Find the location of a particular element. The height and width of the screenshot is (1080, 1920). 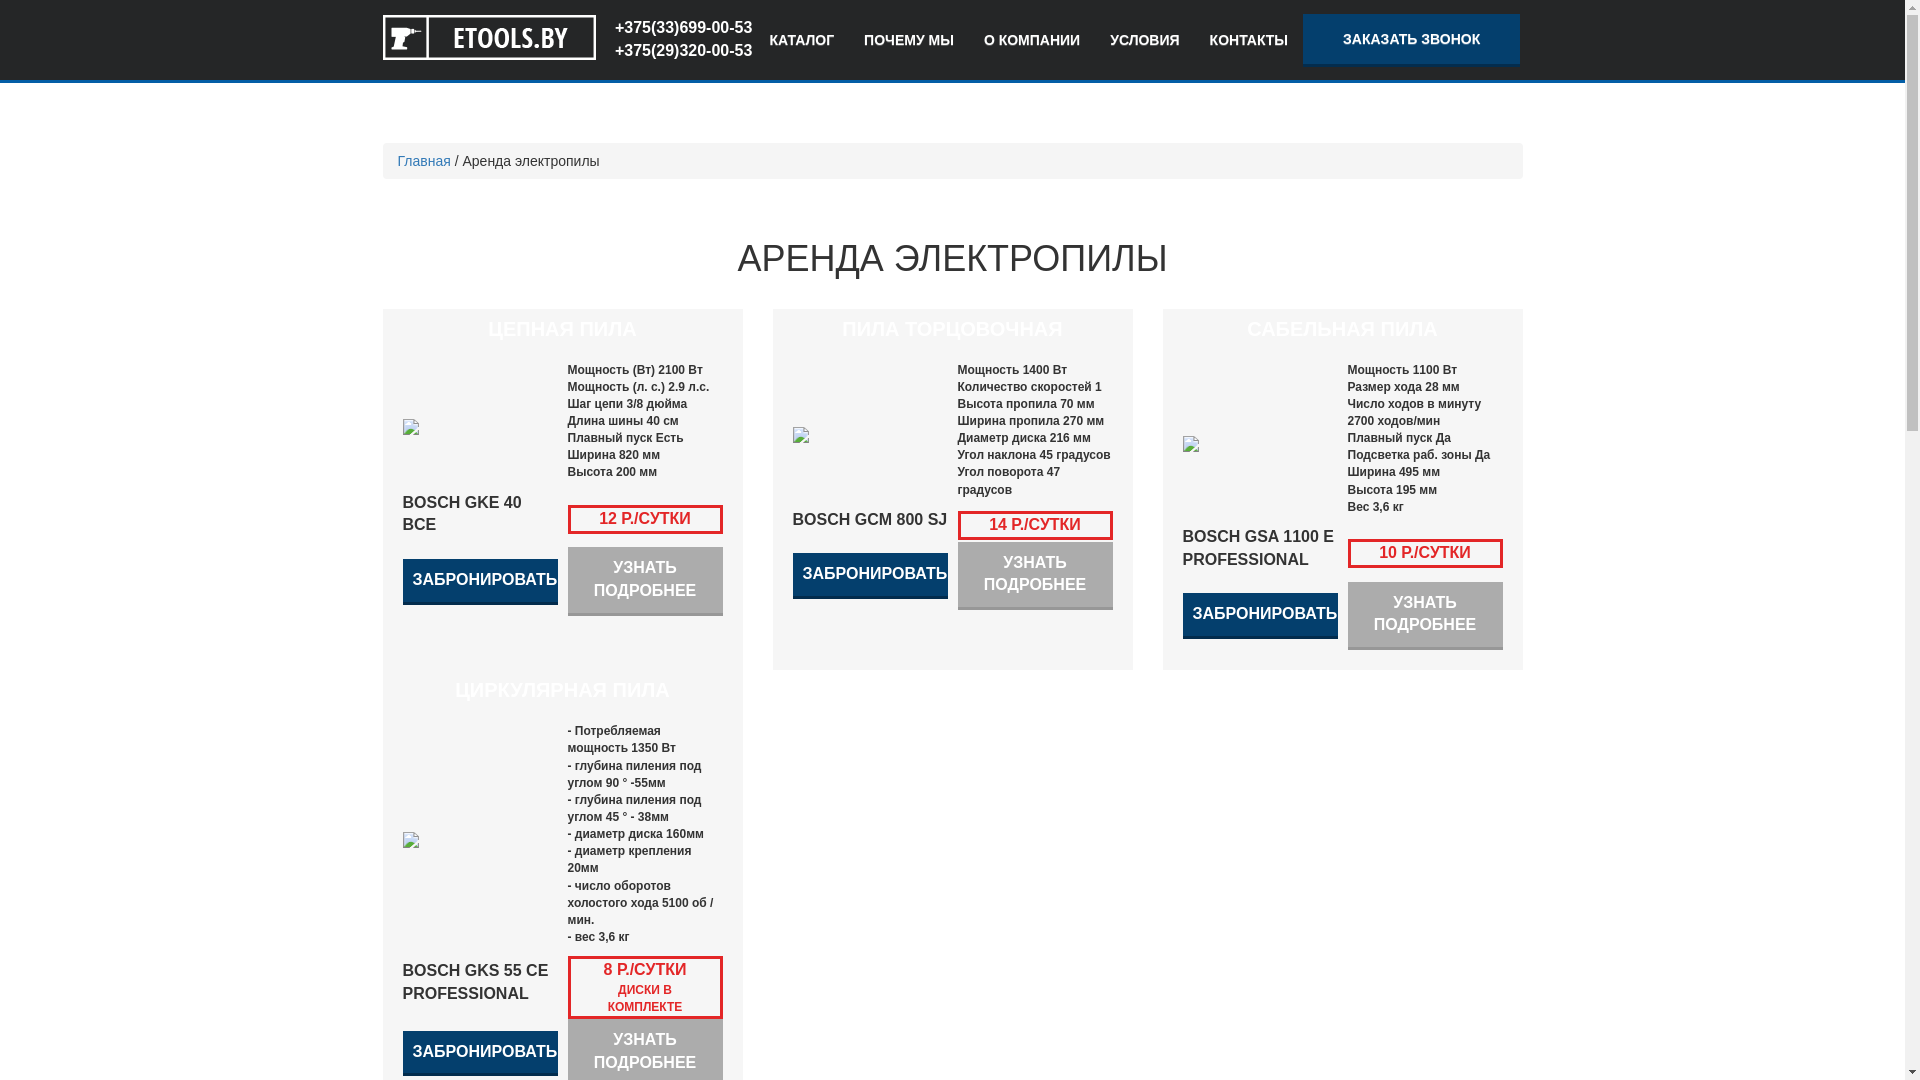

'+375(33)699-00-53' is located at coordinates (683, 28).